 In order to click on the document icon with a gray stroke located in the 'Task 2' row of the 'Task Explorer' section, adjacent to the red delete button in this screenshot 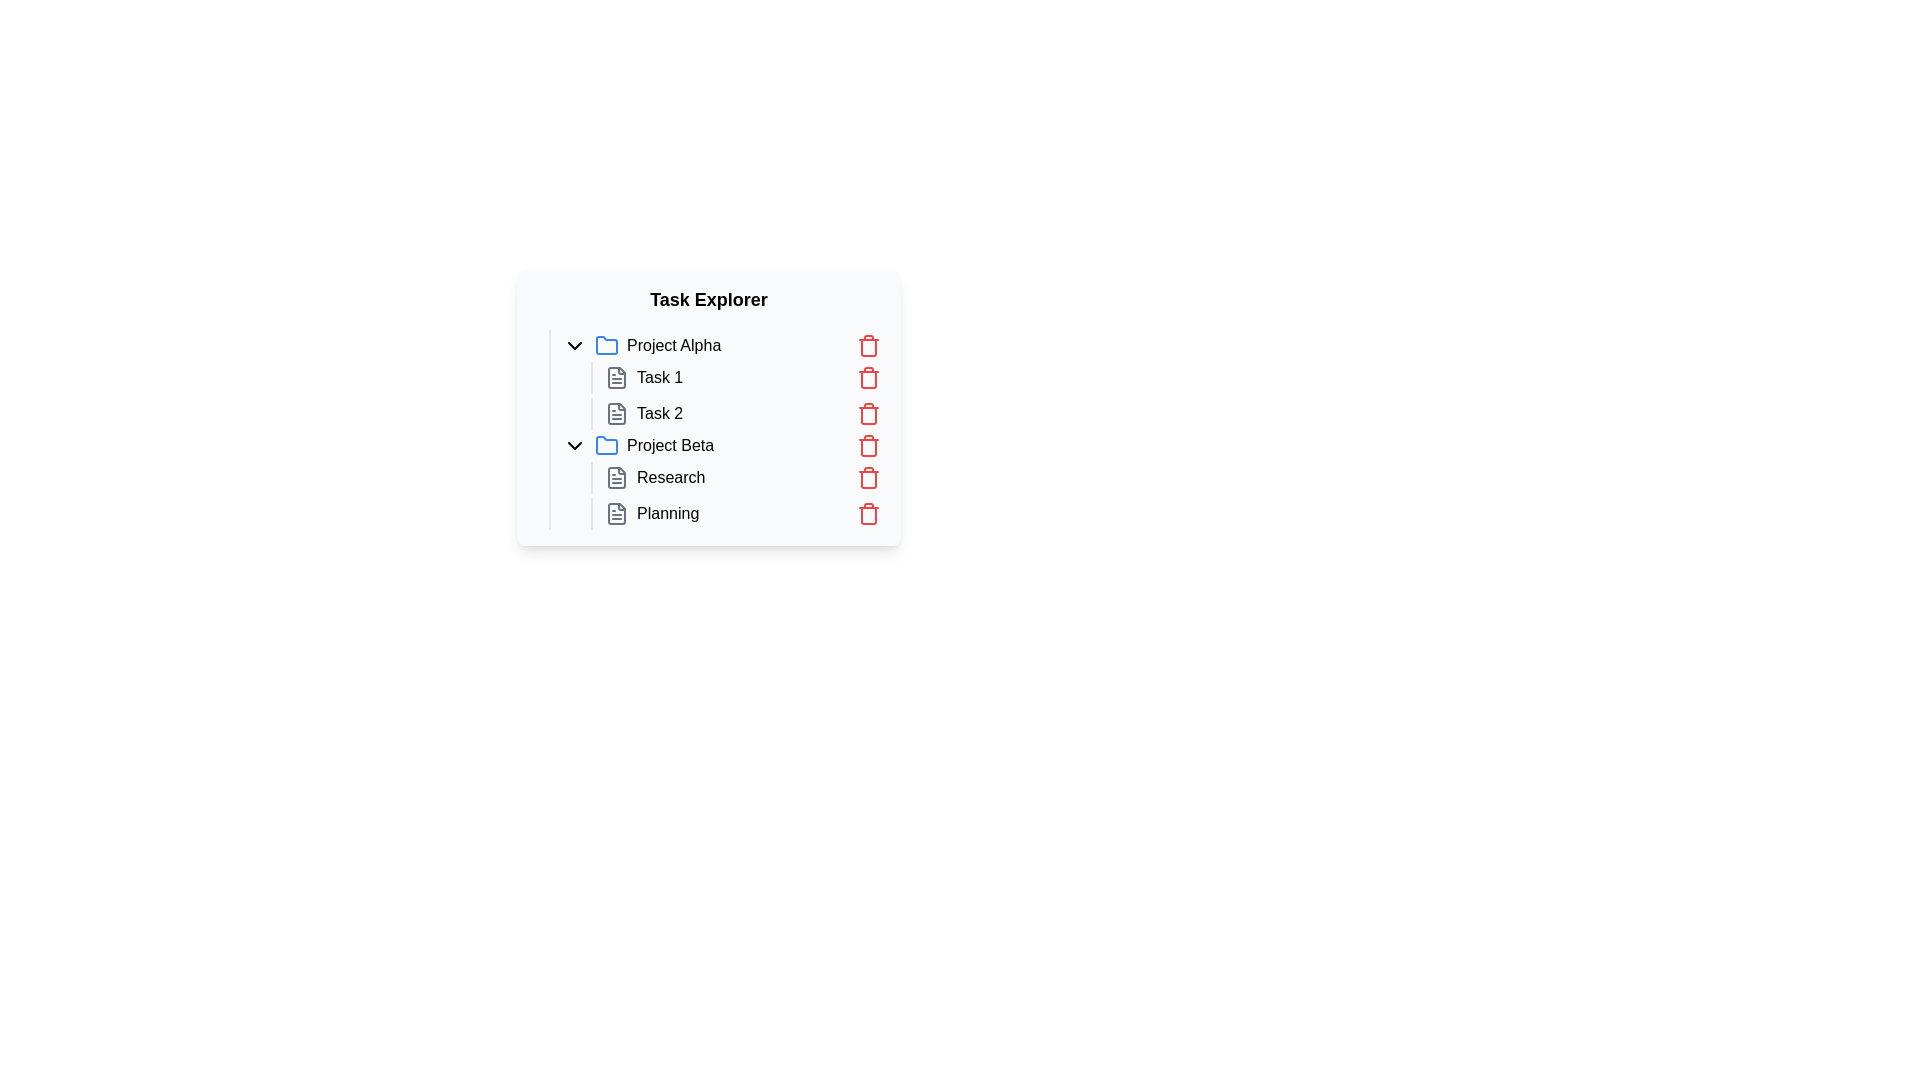, I will do `click(616, 412)`.